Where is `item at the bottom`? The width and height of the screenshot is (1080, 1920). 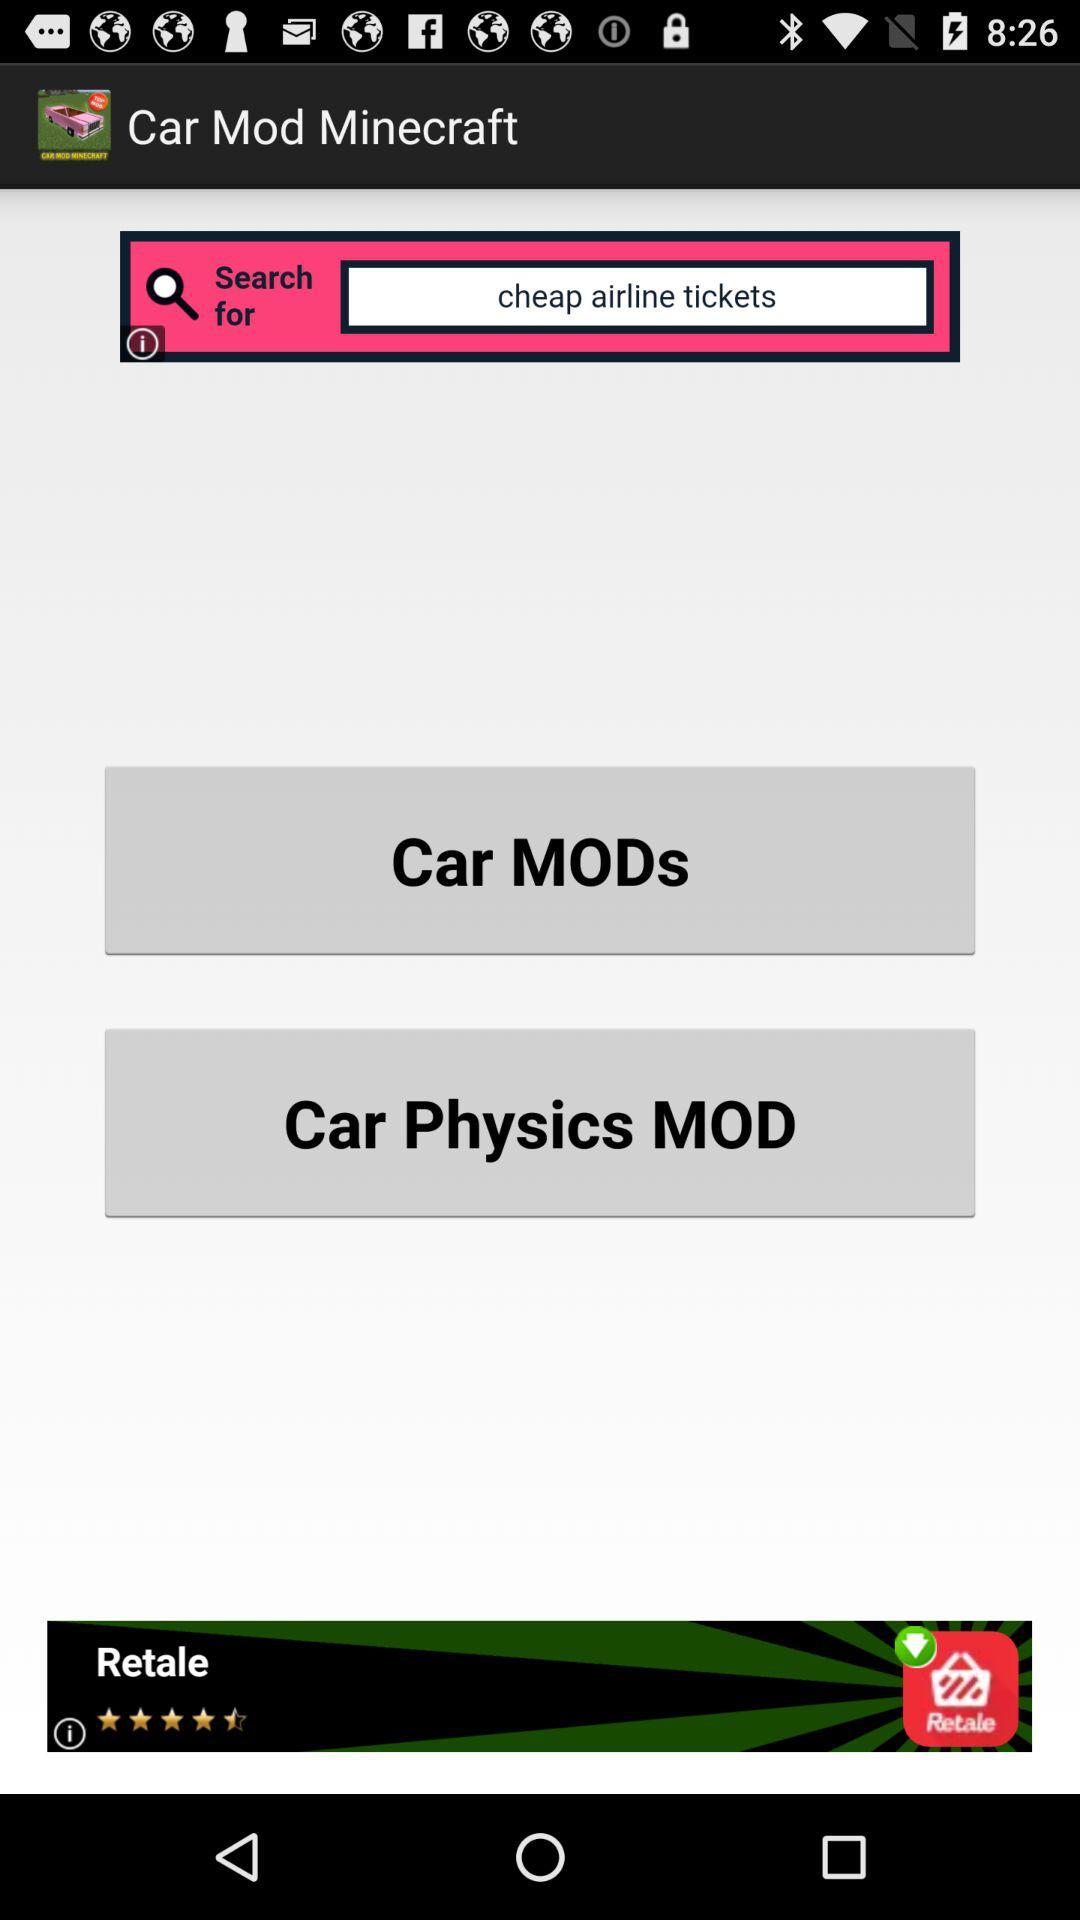
item at the bottom is located at coordinates (538, 1685).